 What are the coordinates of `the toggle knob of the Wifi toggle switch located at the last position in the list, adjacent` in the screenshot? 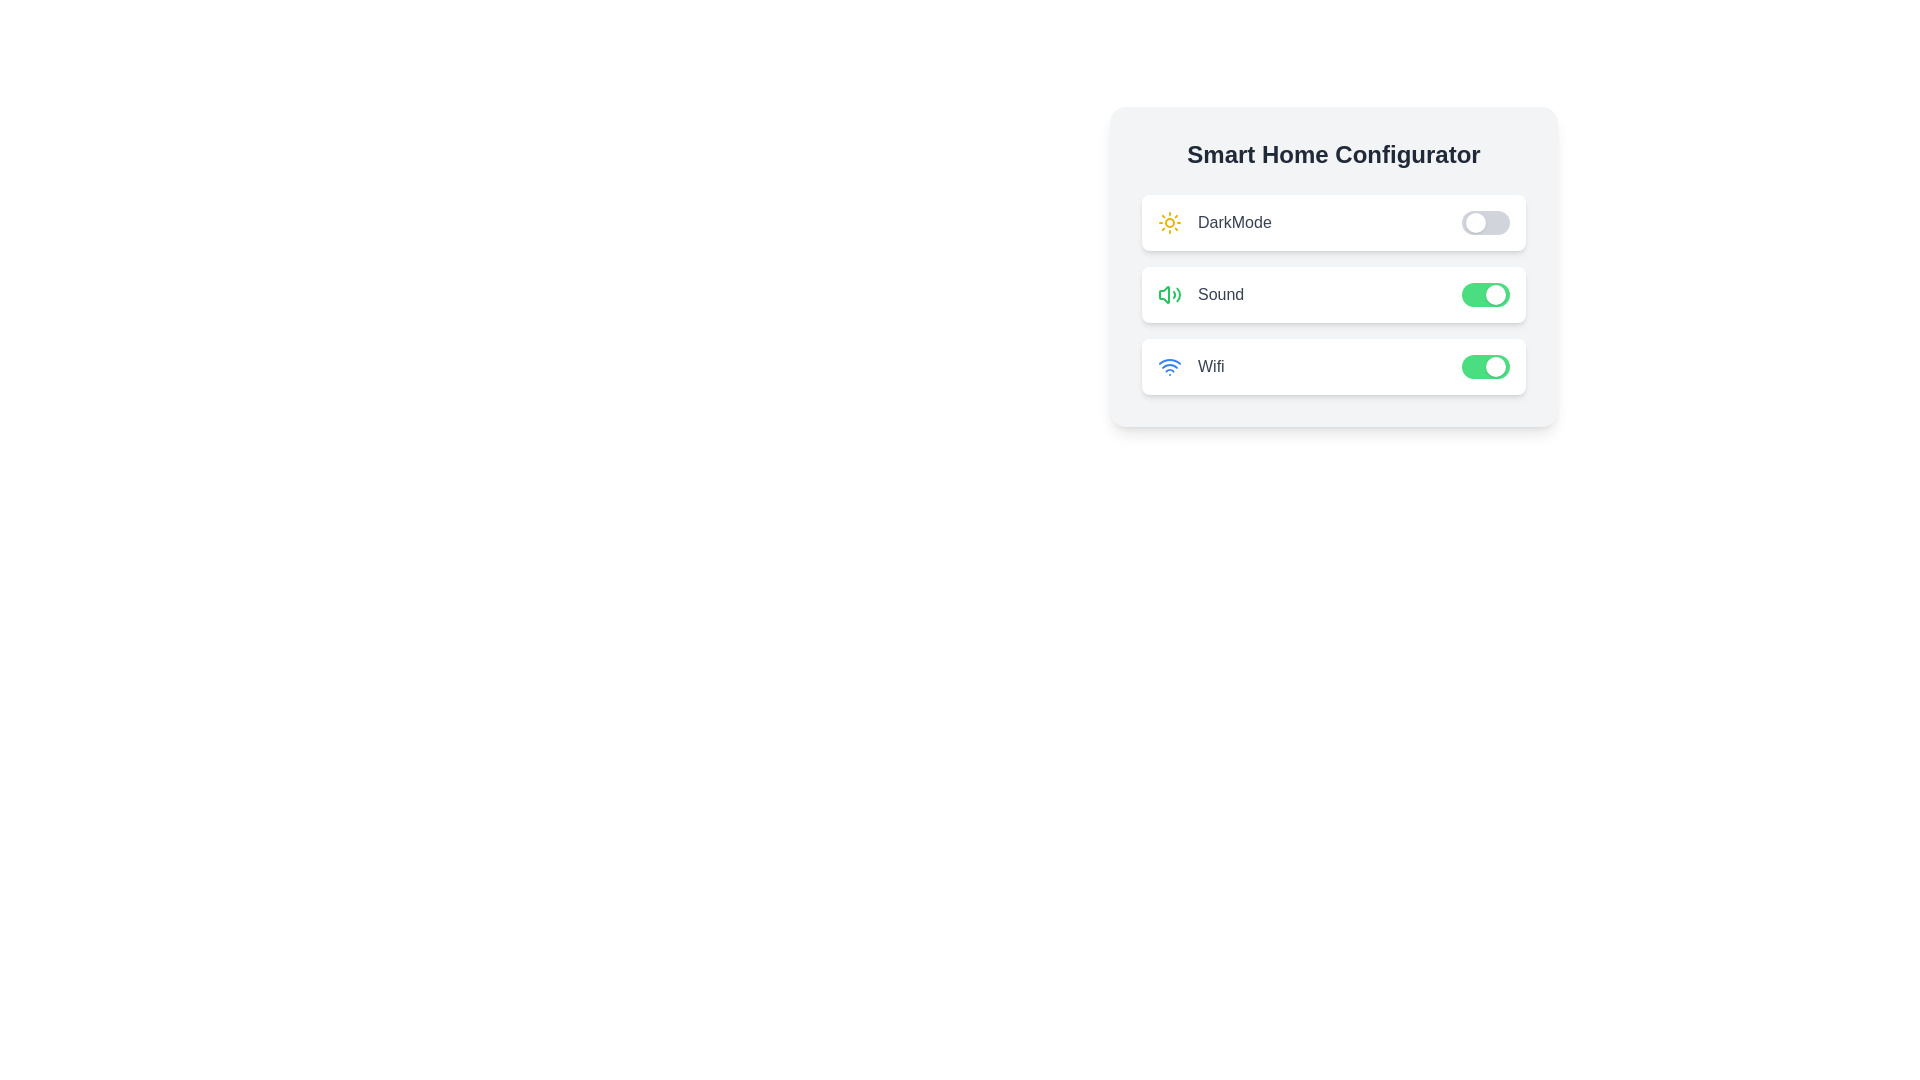 It's located at (1486, 366).